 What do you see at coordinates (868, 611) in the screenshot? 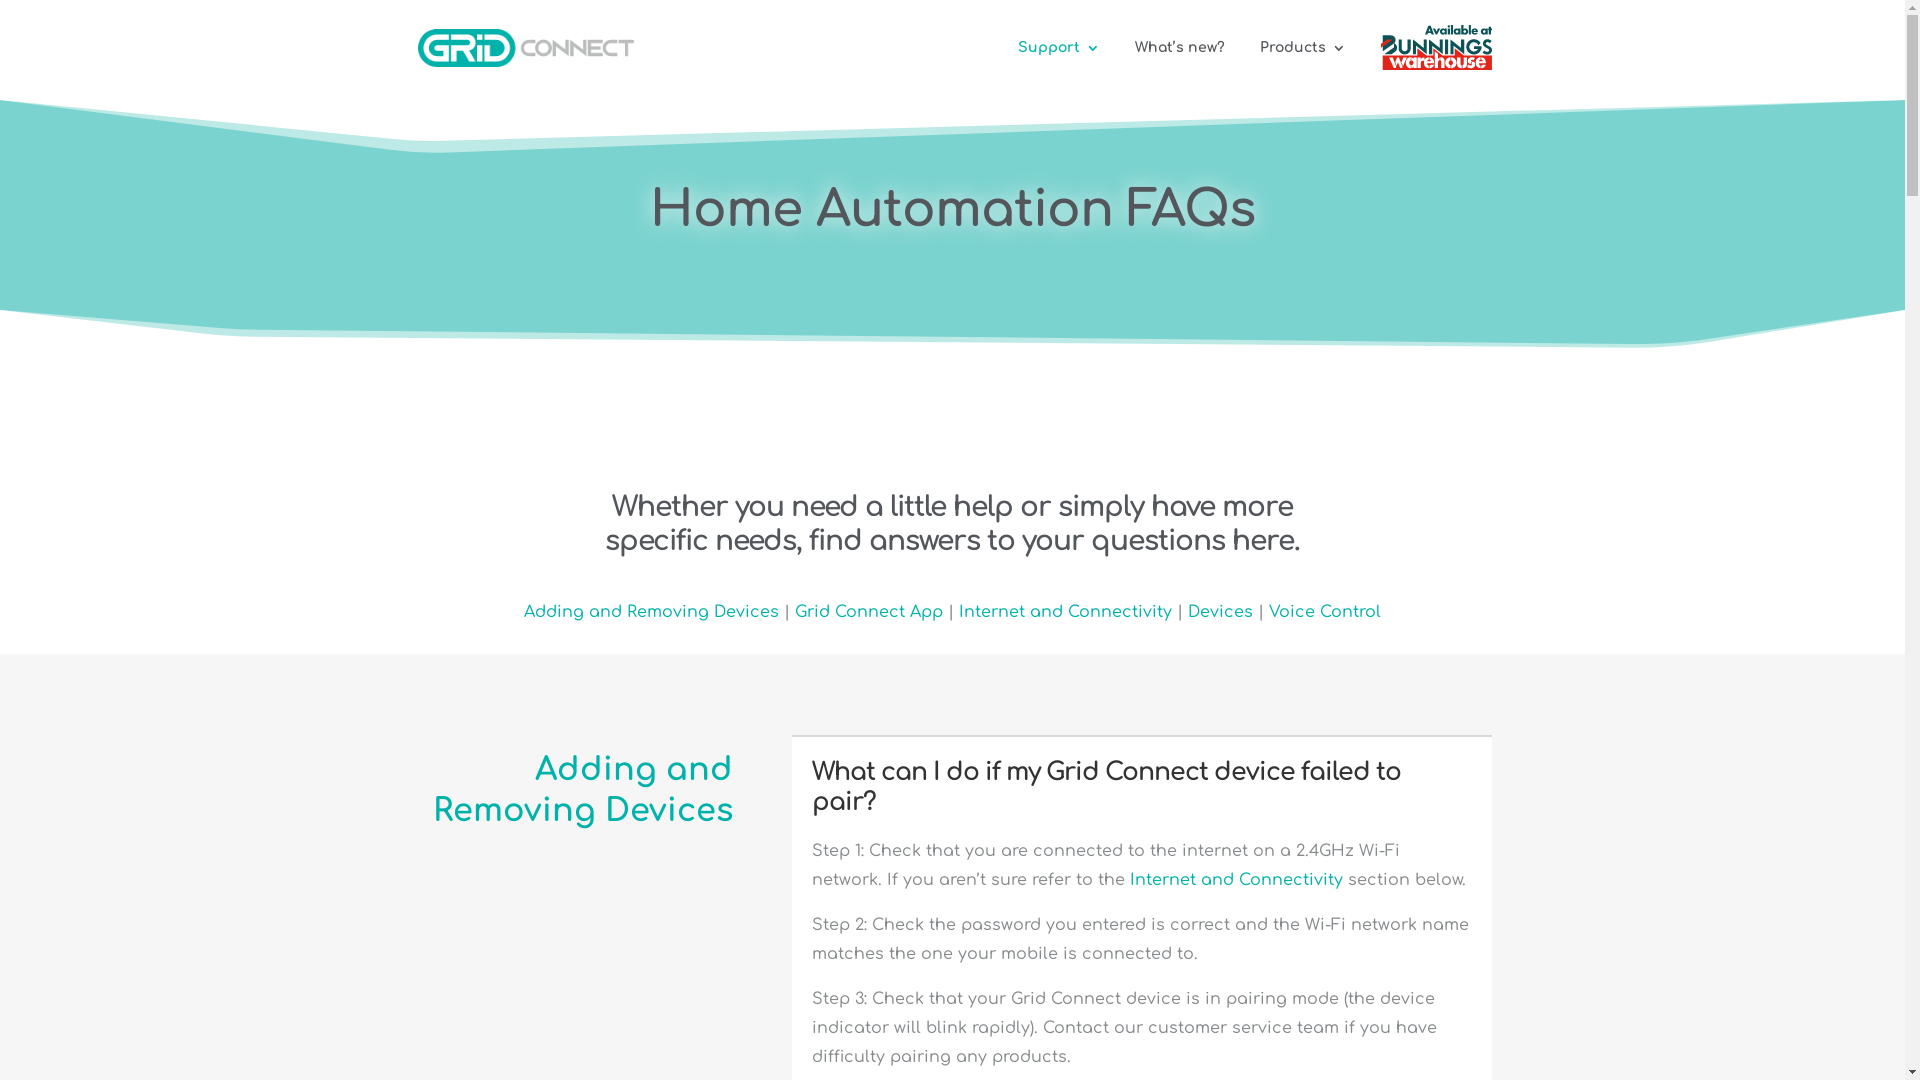
I see `'Grid Connect App'` at bounding box center [868, 611].